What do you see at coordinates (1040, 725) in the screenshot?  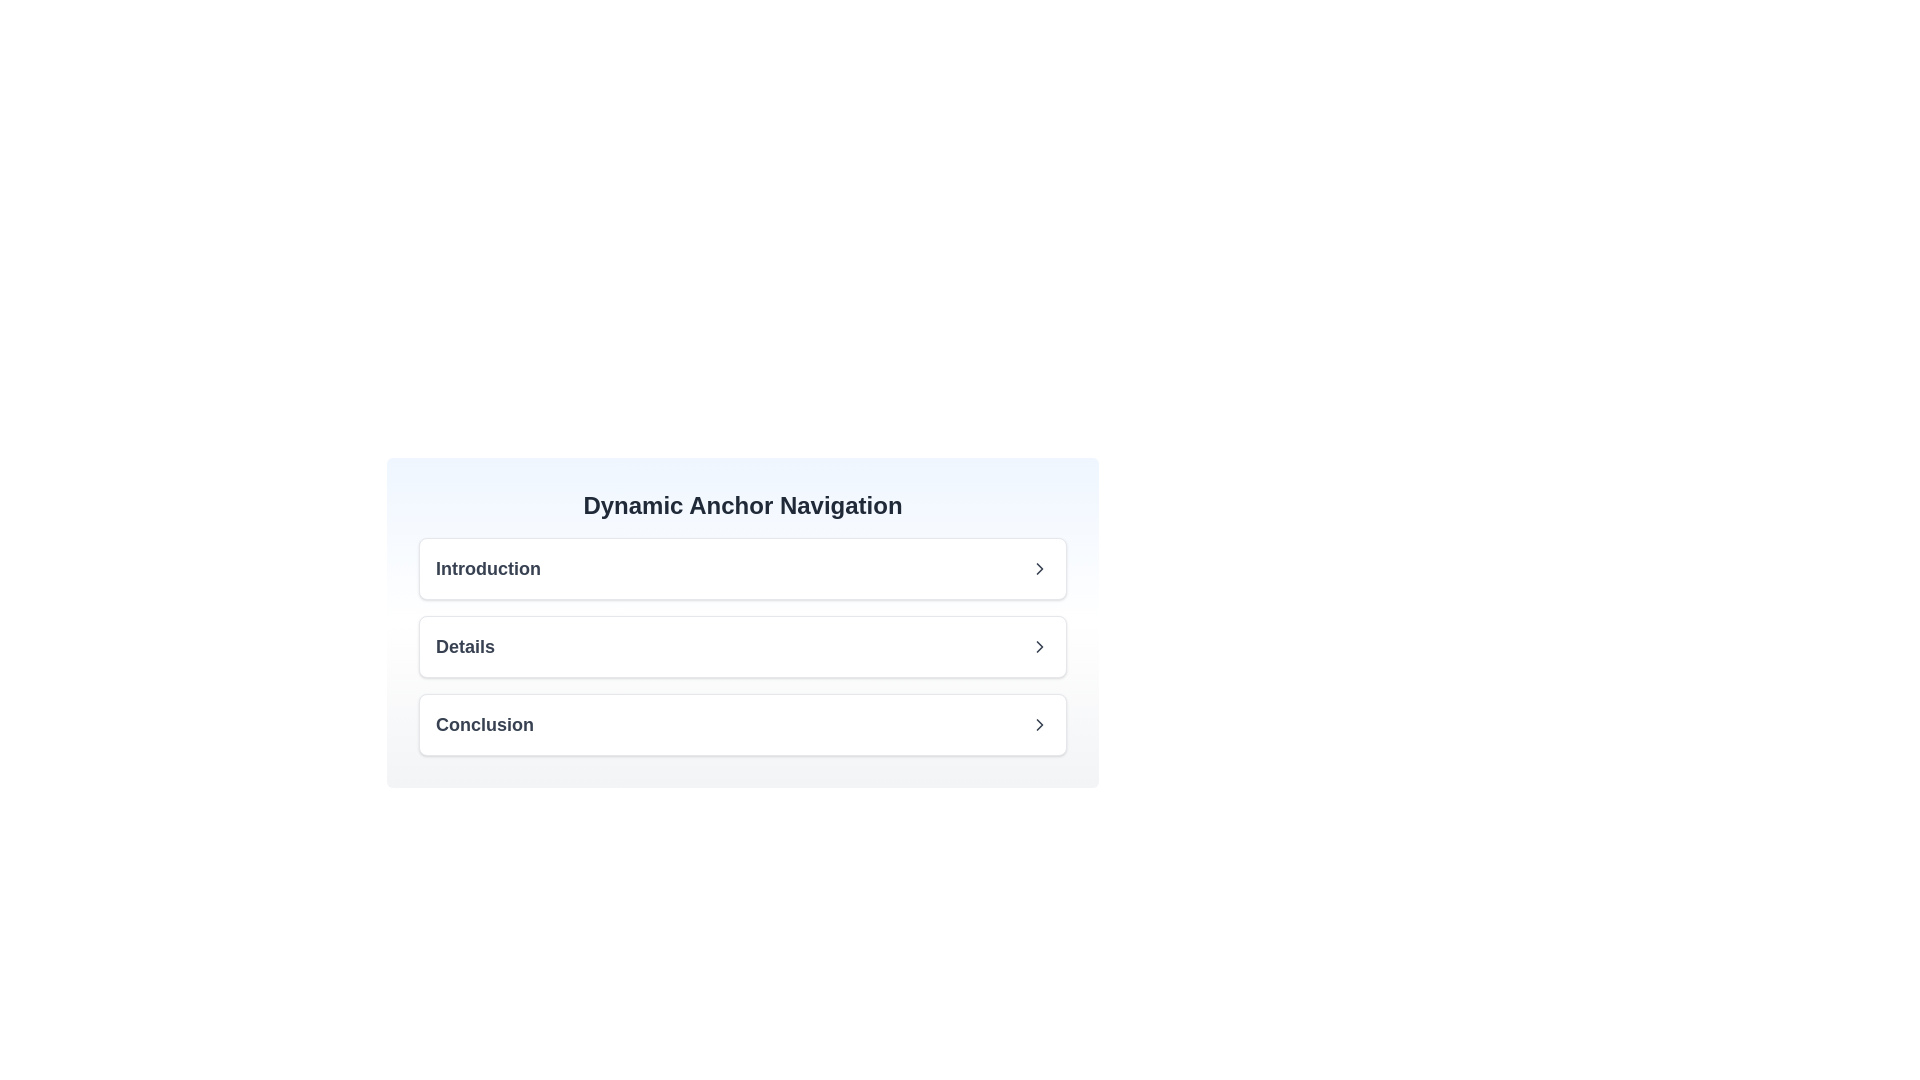 I see `the right-pointing chevron icon located at the right end of the 'Conclusion' entry in the vertical list` at bounding box center [1040, 725].